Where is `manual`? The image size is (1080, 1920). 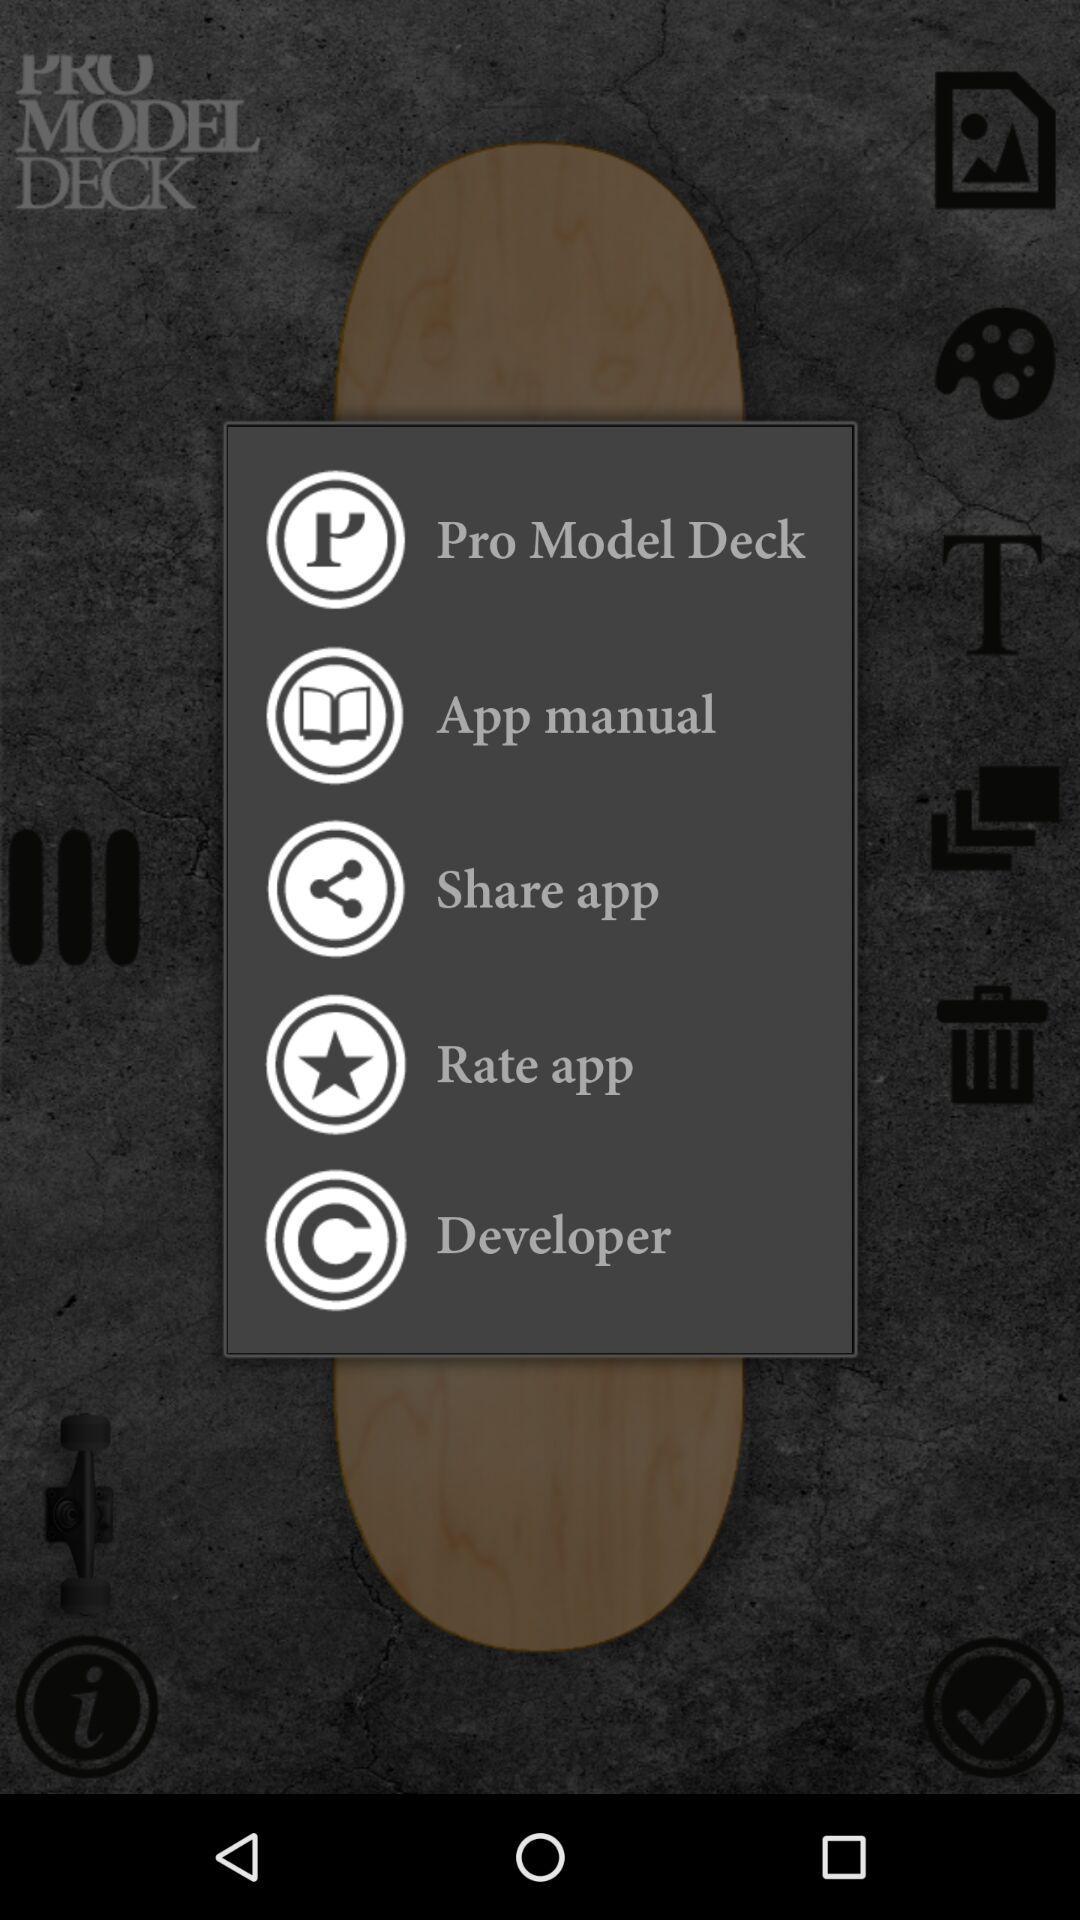
manual is located at coordinates (333, 715).